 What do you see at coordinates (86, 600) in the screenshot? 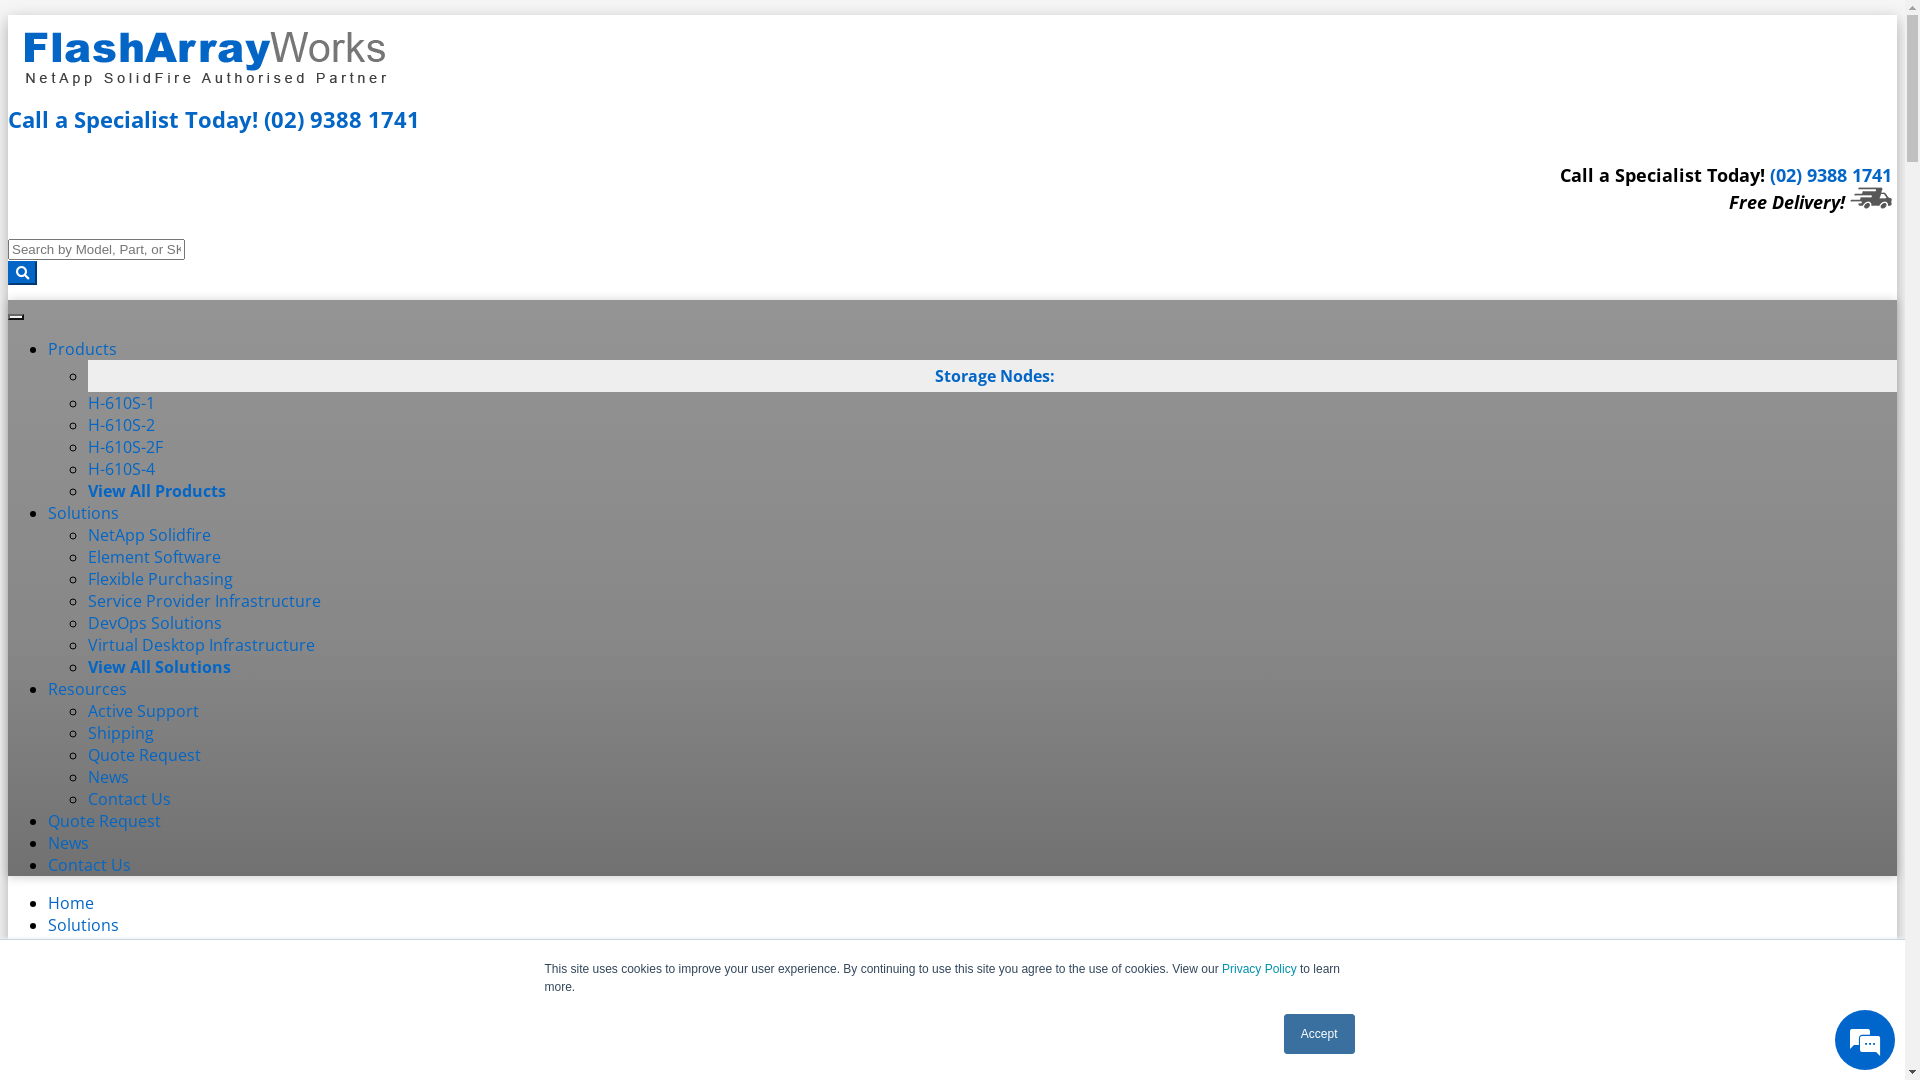
I see `'Service Provider Infrastructure'` at bounding box center [86, 600].